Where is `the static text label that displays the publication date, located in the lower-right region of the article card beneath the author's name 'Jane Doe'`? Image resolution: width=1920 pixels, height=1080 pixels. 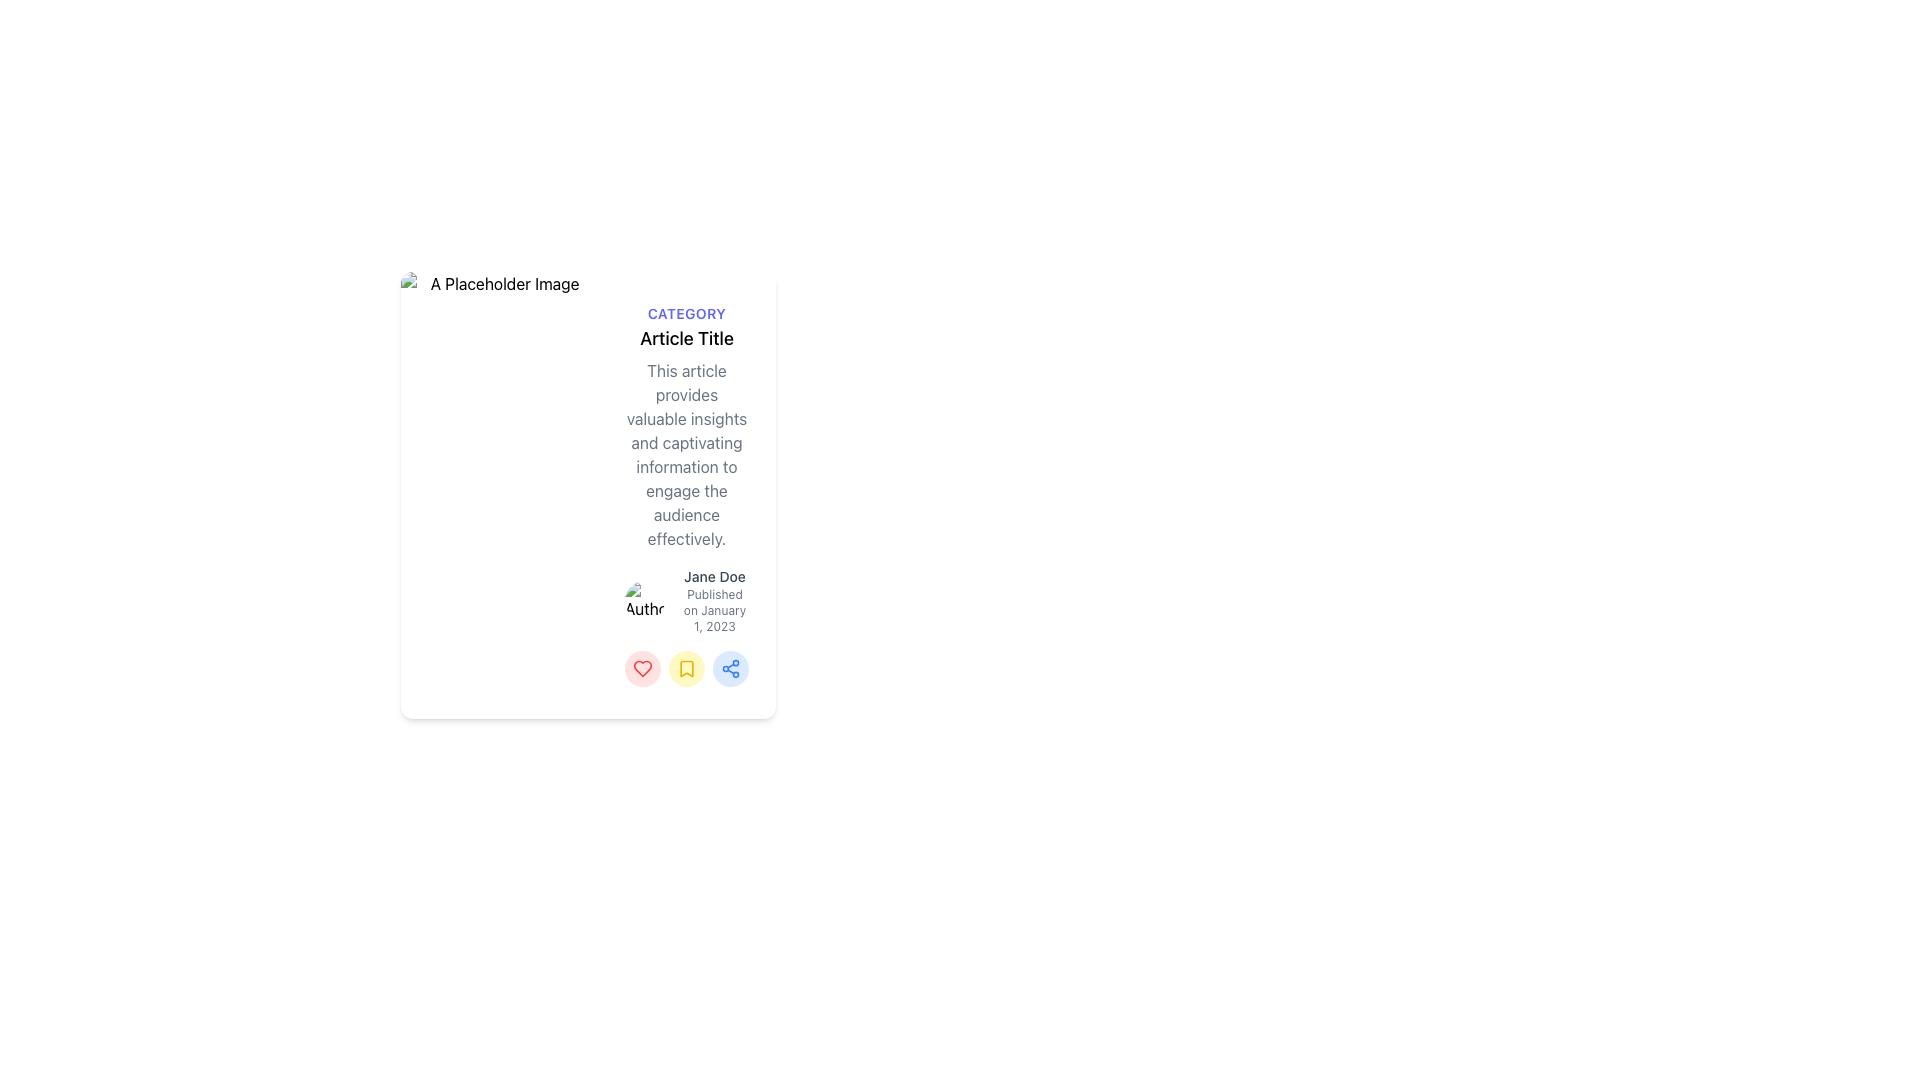
the static text label that displays the publication date, located in the lower-right region of the article card beneath the author's name 'Jane Doe' is located at coordinates (715, 608).